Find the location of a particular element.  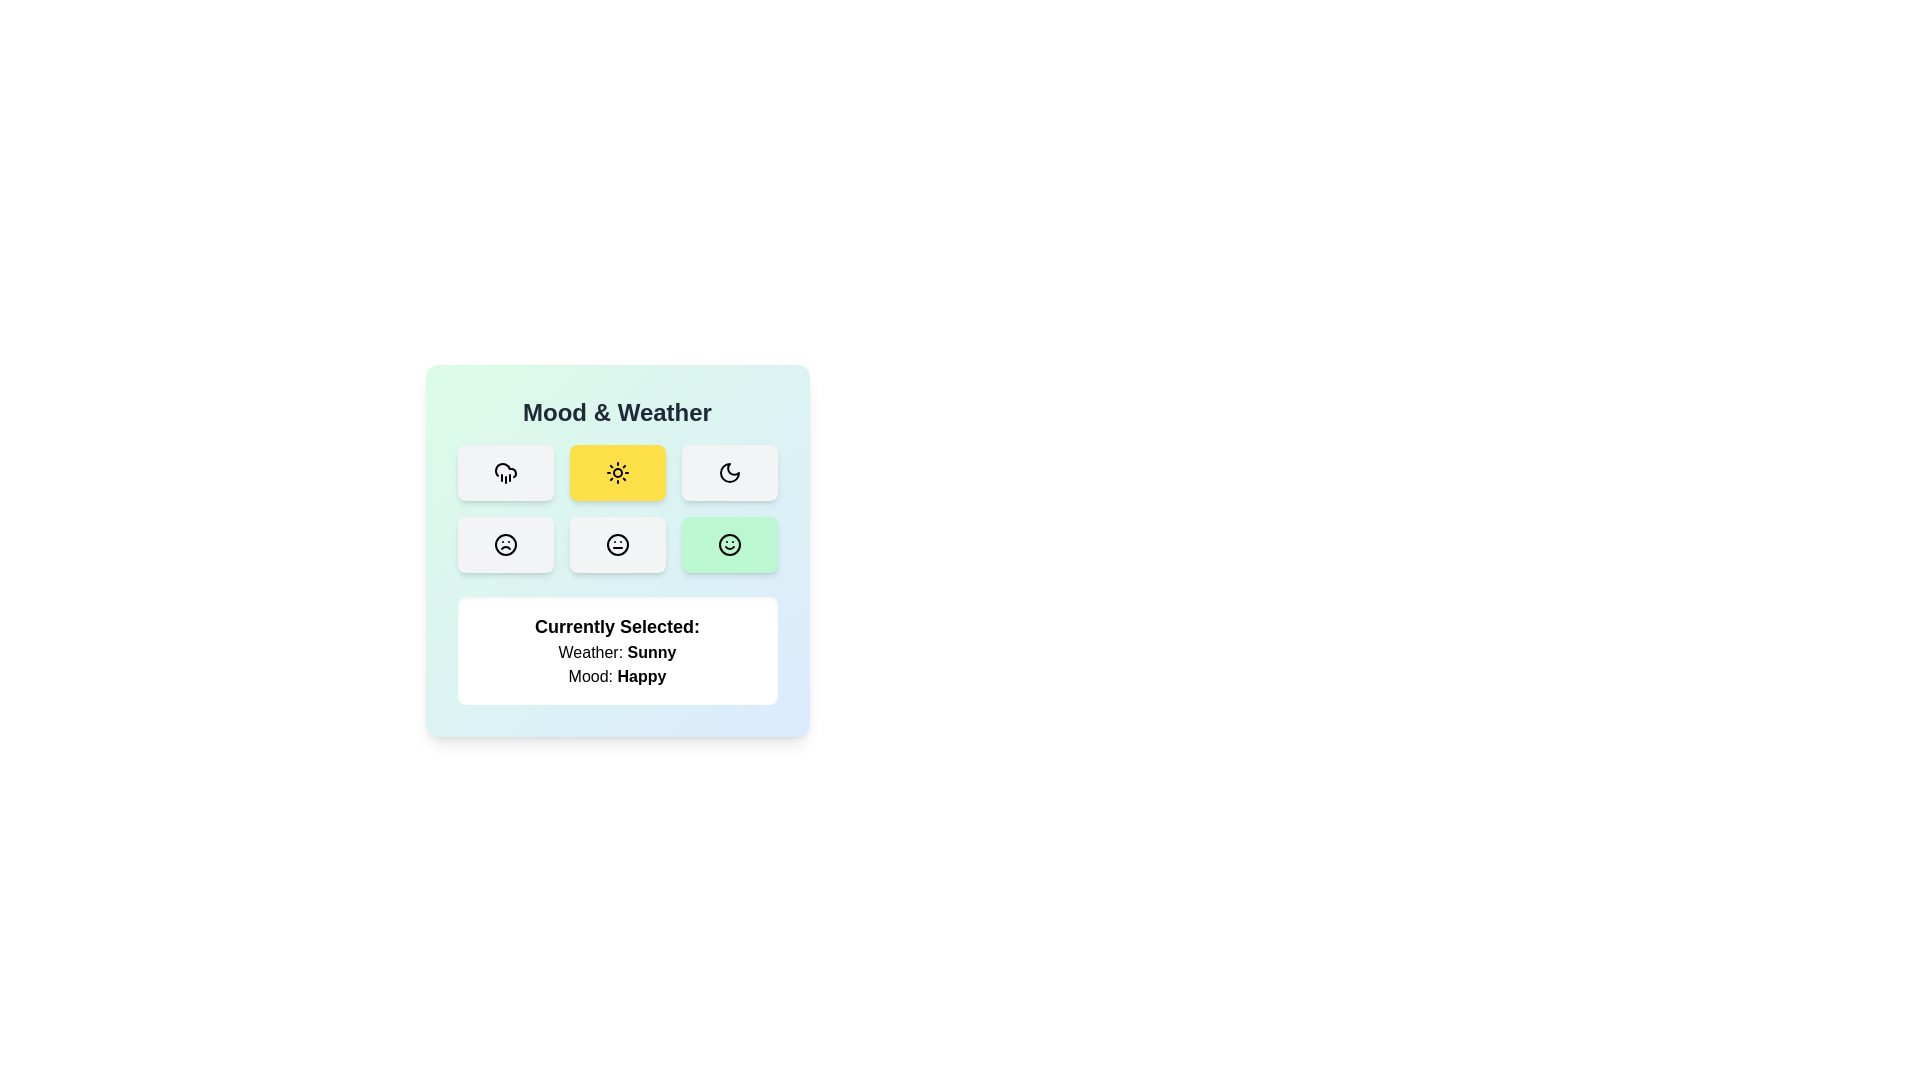

the 'Happy' mood button, which is the third button in the second row of the 'Mood & Weather' grid layout is located at coordinates (728, 544).